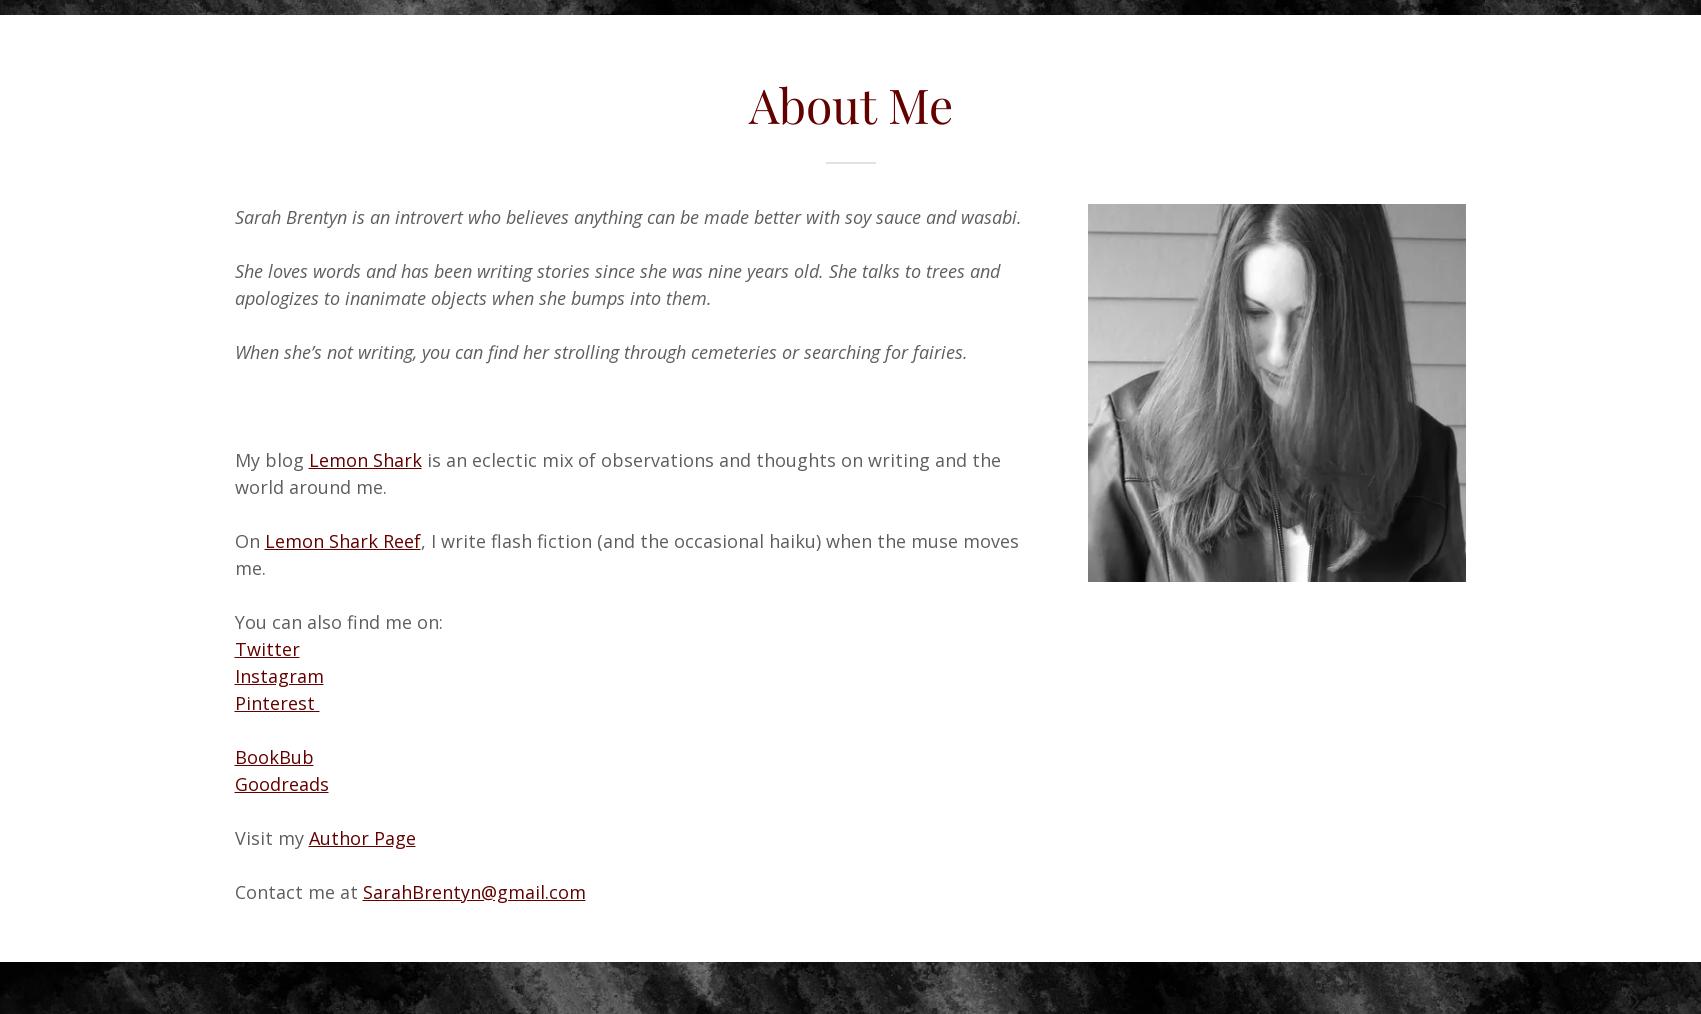  Describe the element at coordinates (233, 675) in the screenshot. I see `'Instagram'` at that location.